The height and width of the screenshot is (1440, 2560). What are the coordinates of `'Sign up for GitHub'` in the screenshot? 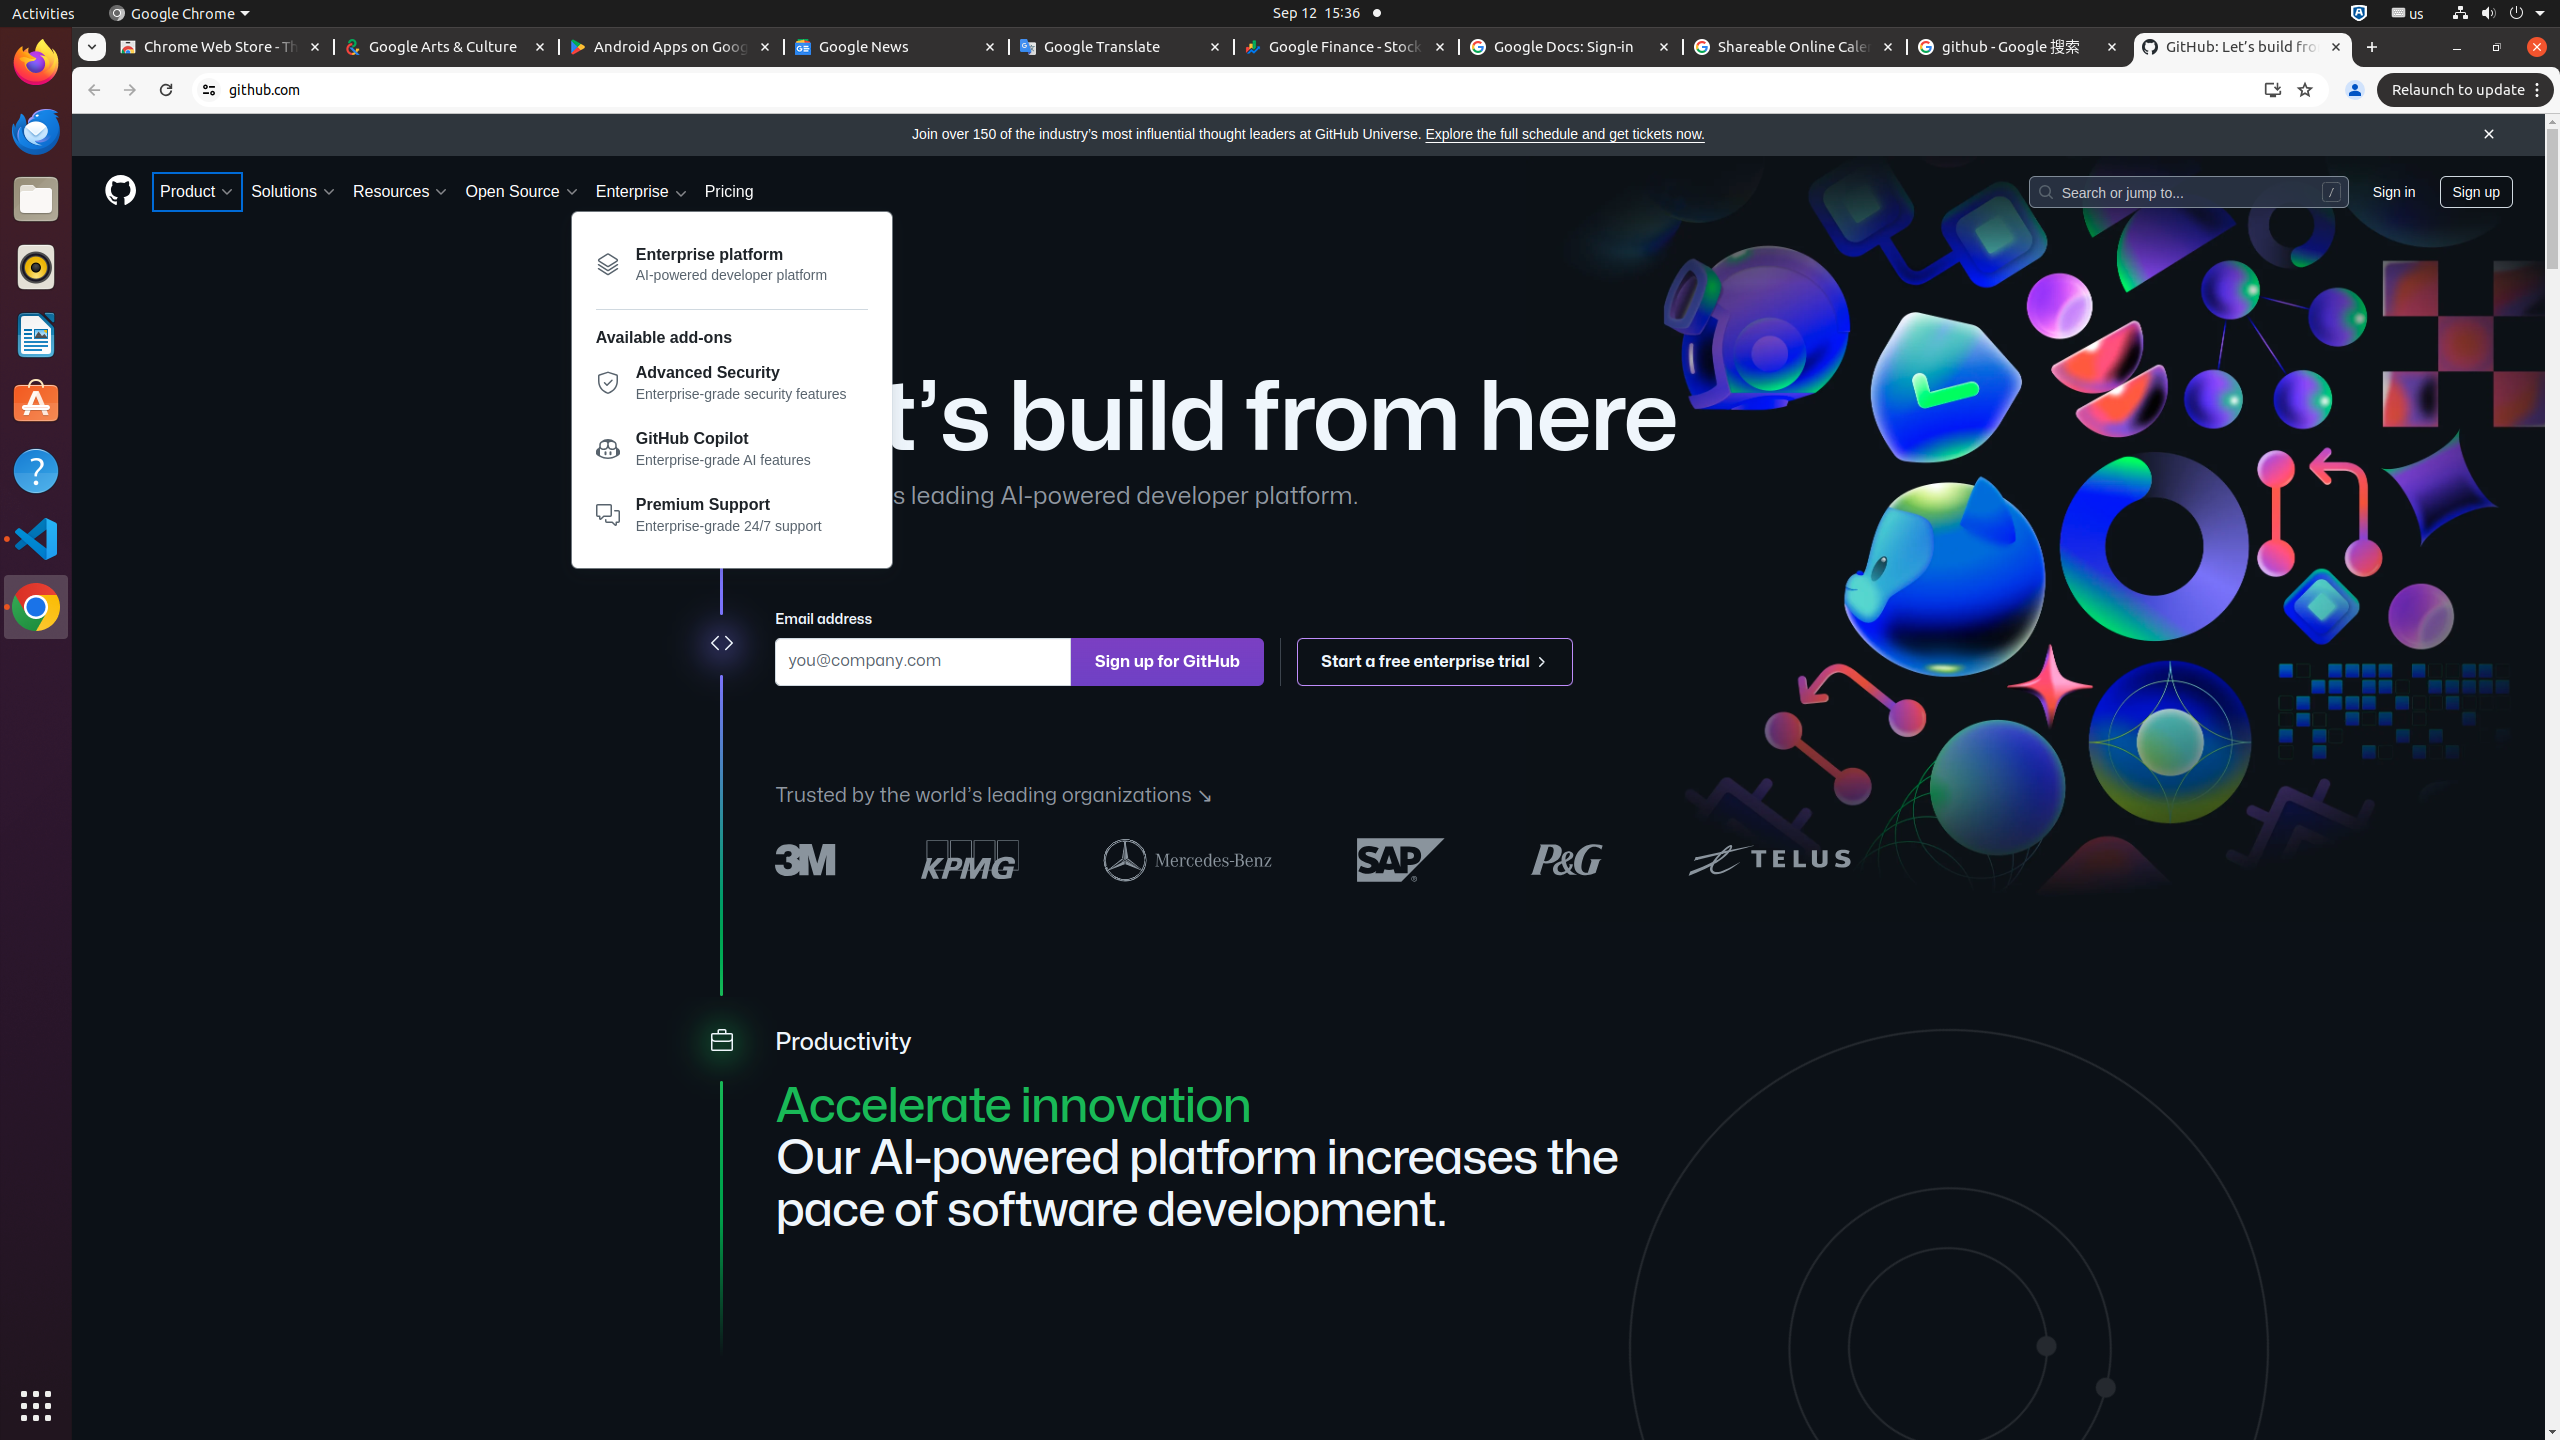 It's located at (1166, 660).